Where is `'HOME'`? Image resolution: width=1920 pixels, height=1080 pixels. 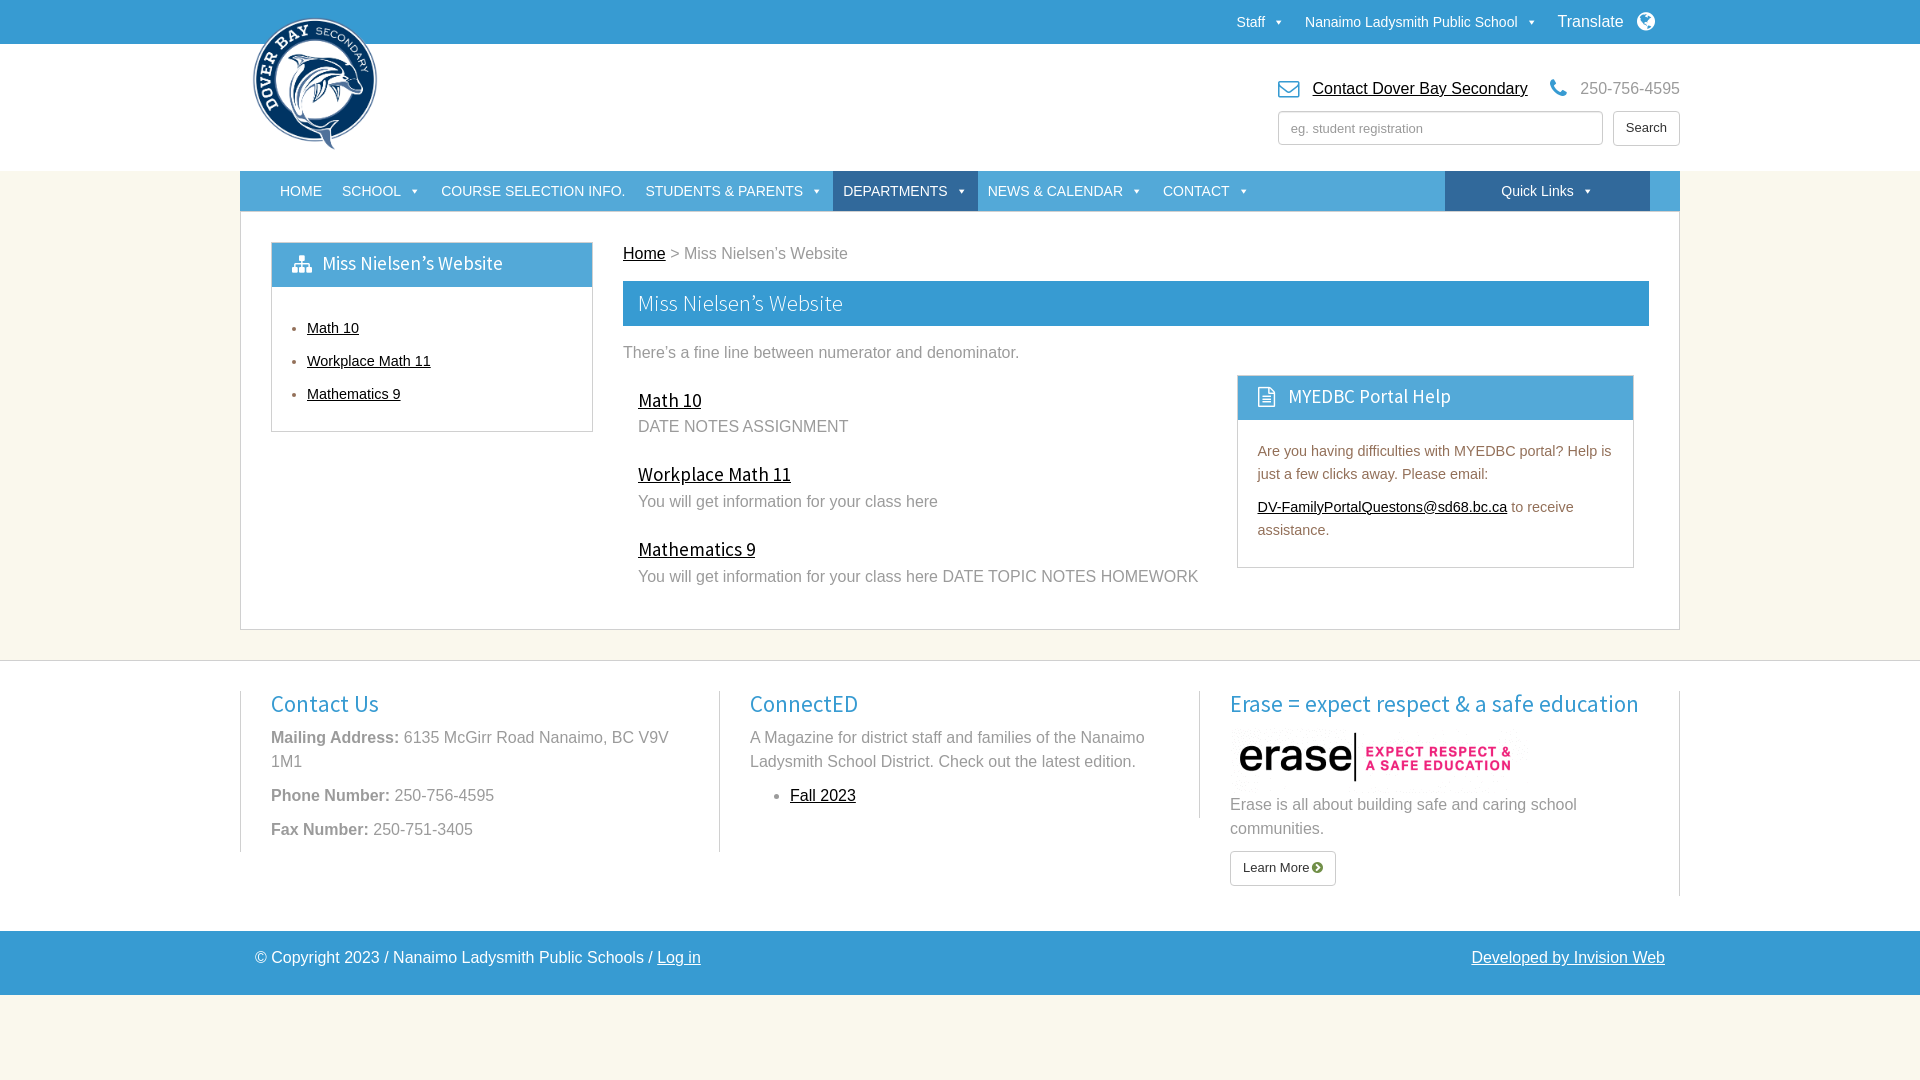
'HOME' is located at coordinates (300, 191).